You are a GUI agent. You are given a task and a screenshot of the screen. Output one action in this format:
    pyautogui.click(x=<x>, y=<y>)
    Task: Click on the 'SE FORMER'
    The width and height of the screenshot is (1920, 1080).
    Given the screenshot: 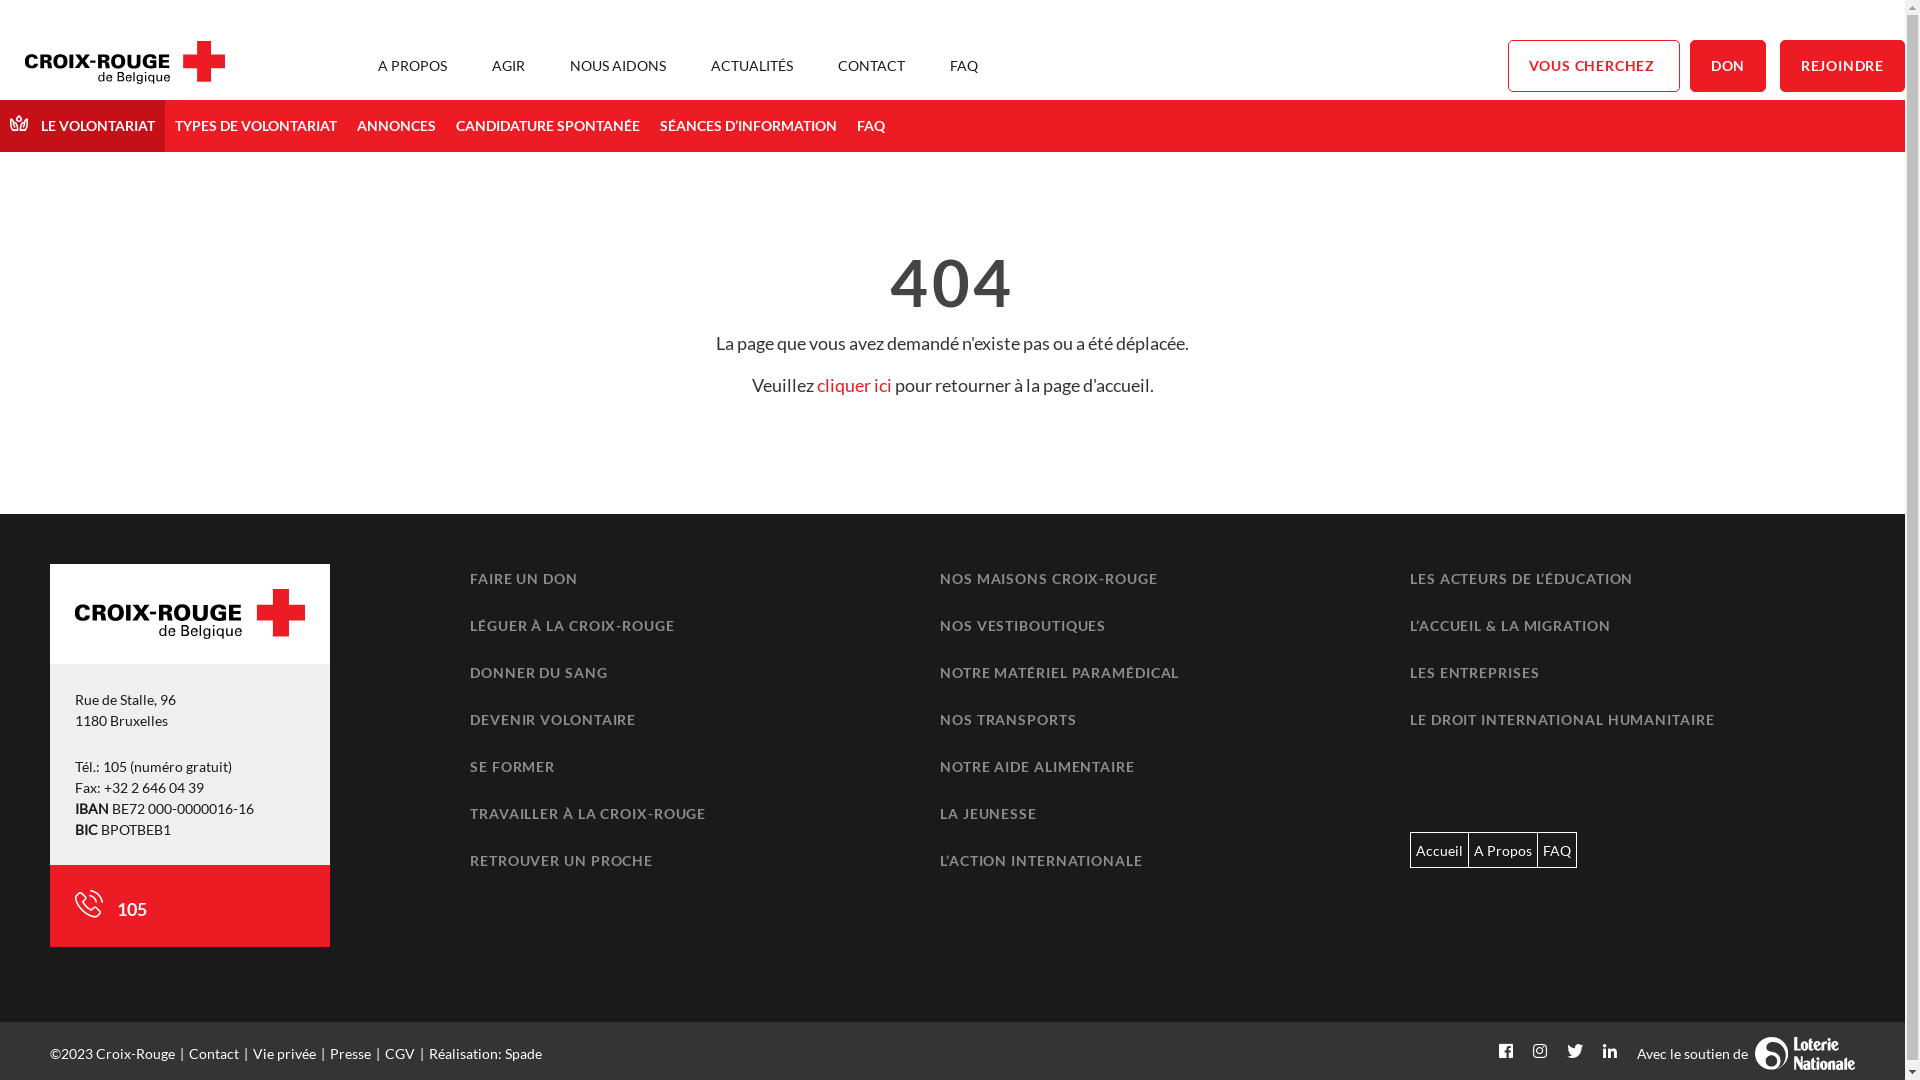 What is the action you would take?
    pyautogui.click(x=512, y=765)
    